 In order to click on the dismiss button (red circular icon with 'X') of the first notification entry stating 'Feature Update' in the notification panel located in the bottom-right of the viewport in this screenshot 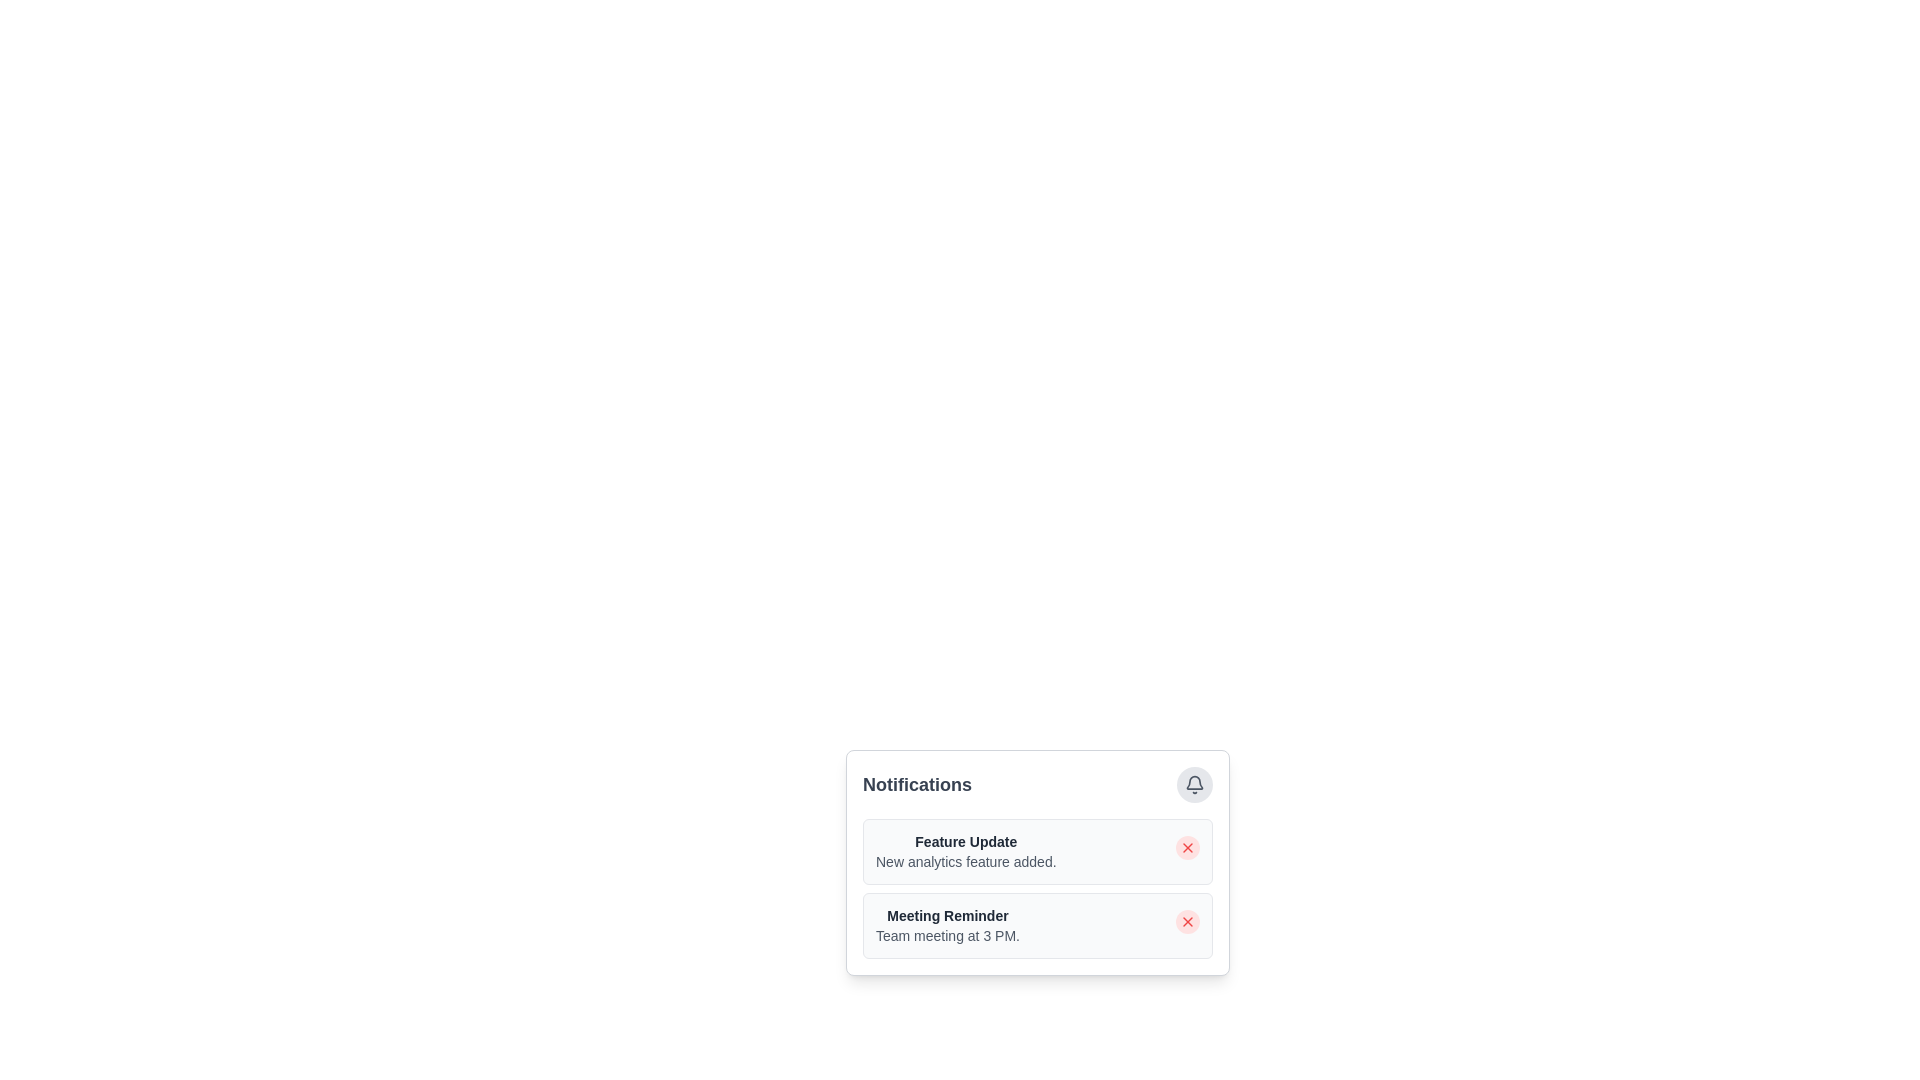, I will do `click(1095, 878)`.